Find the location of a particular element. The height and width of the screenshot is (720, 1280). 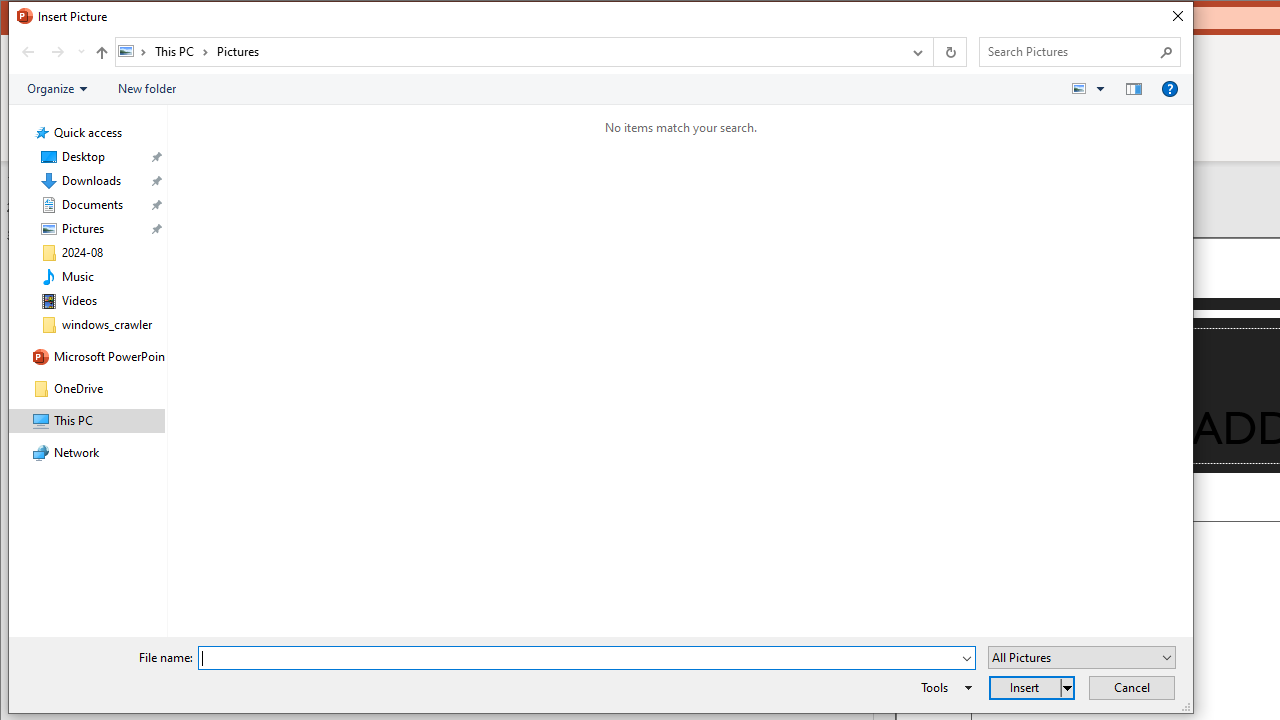

'Cancel' is located at coordinates (1132, 687).